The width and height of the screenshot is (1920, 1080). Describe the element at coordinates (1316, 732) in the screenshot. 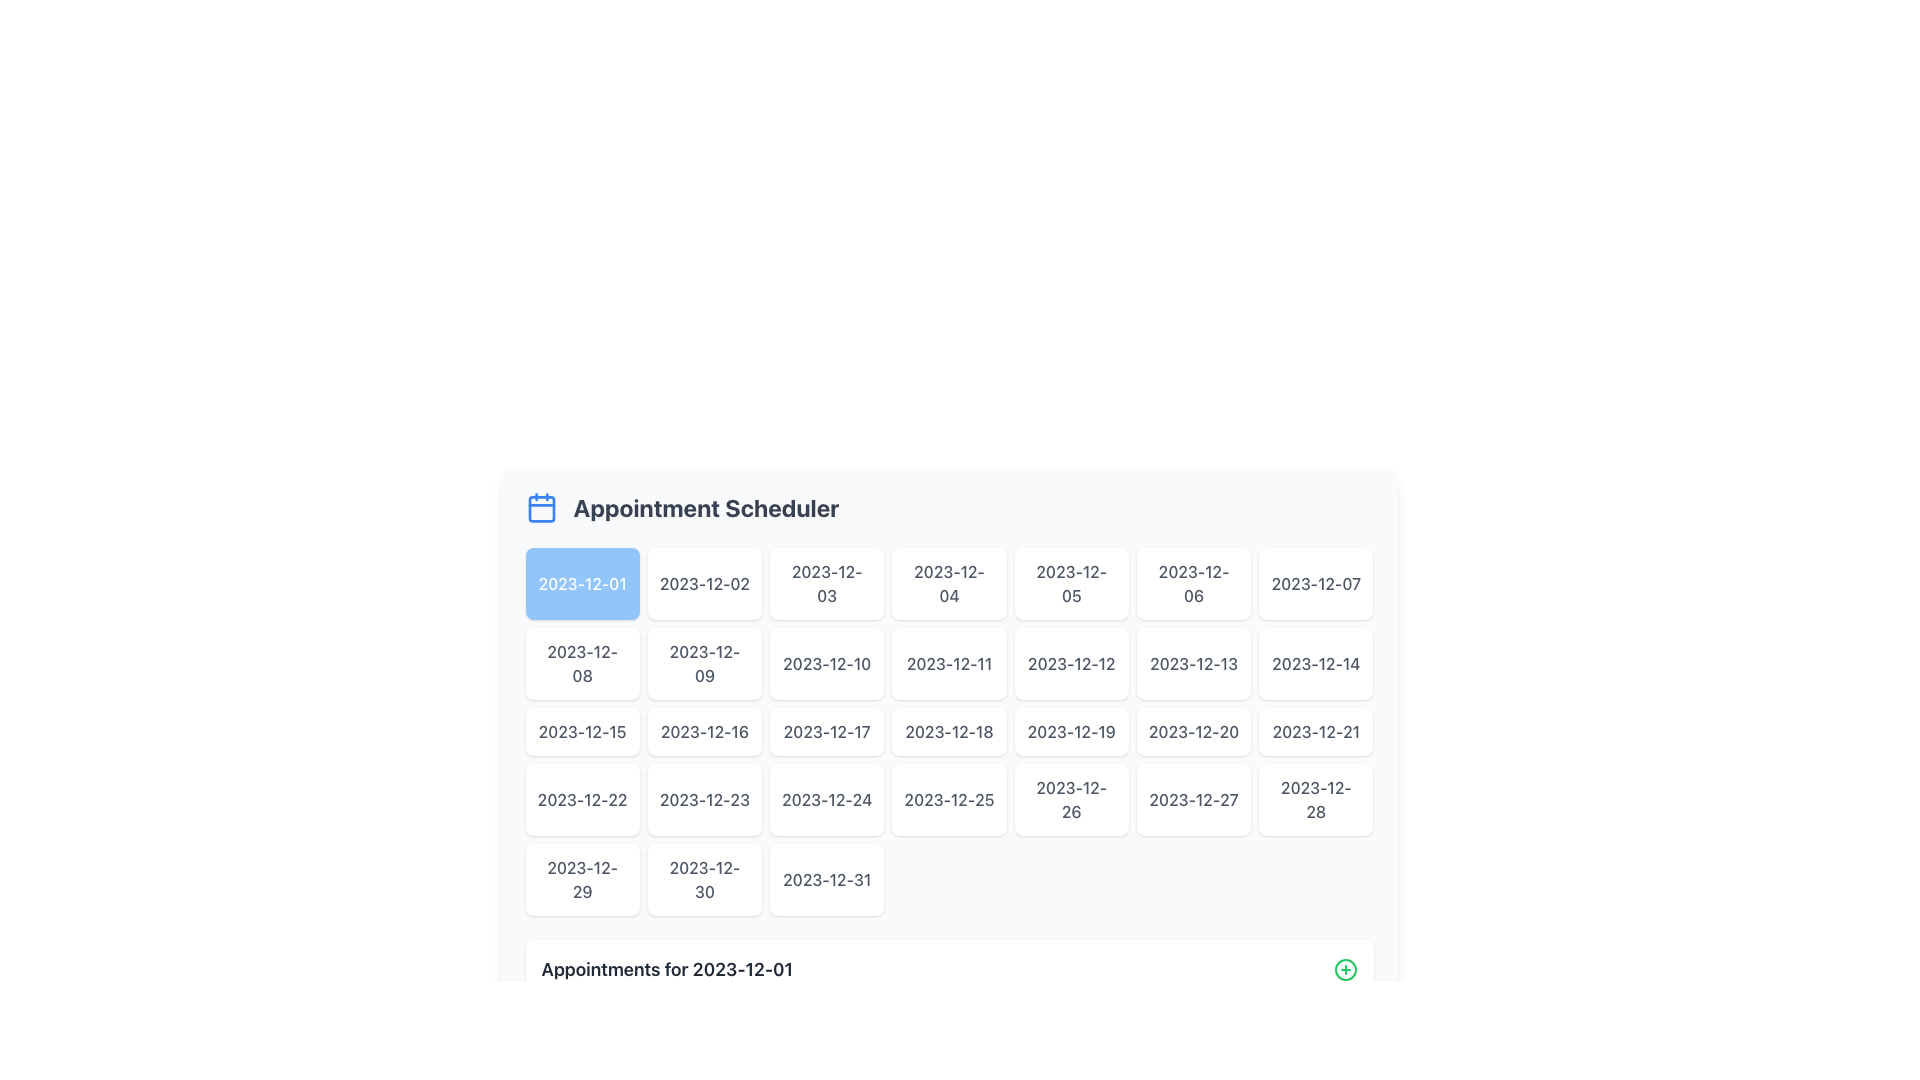

I see `the button displaying the date '2023-12-21'` at that location.